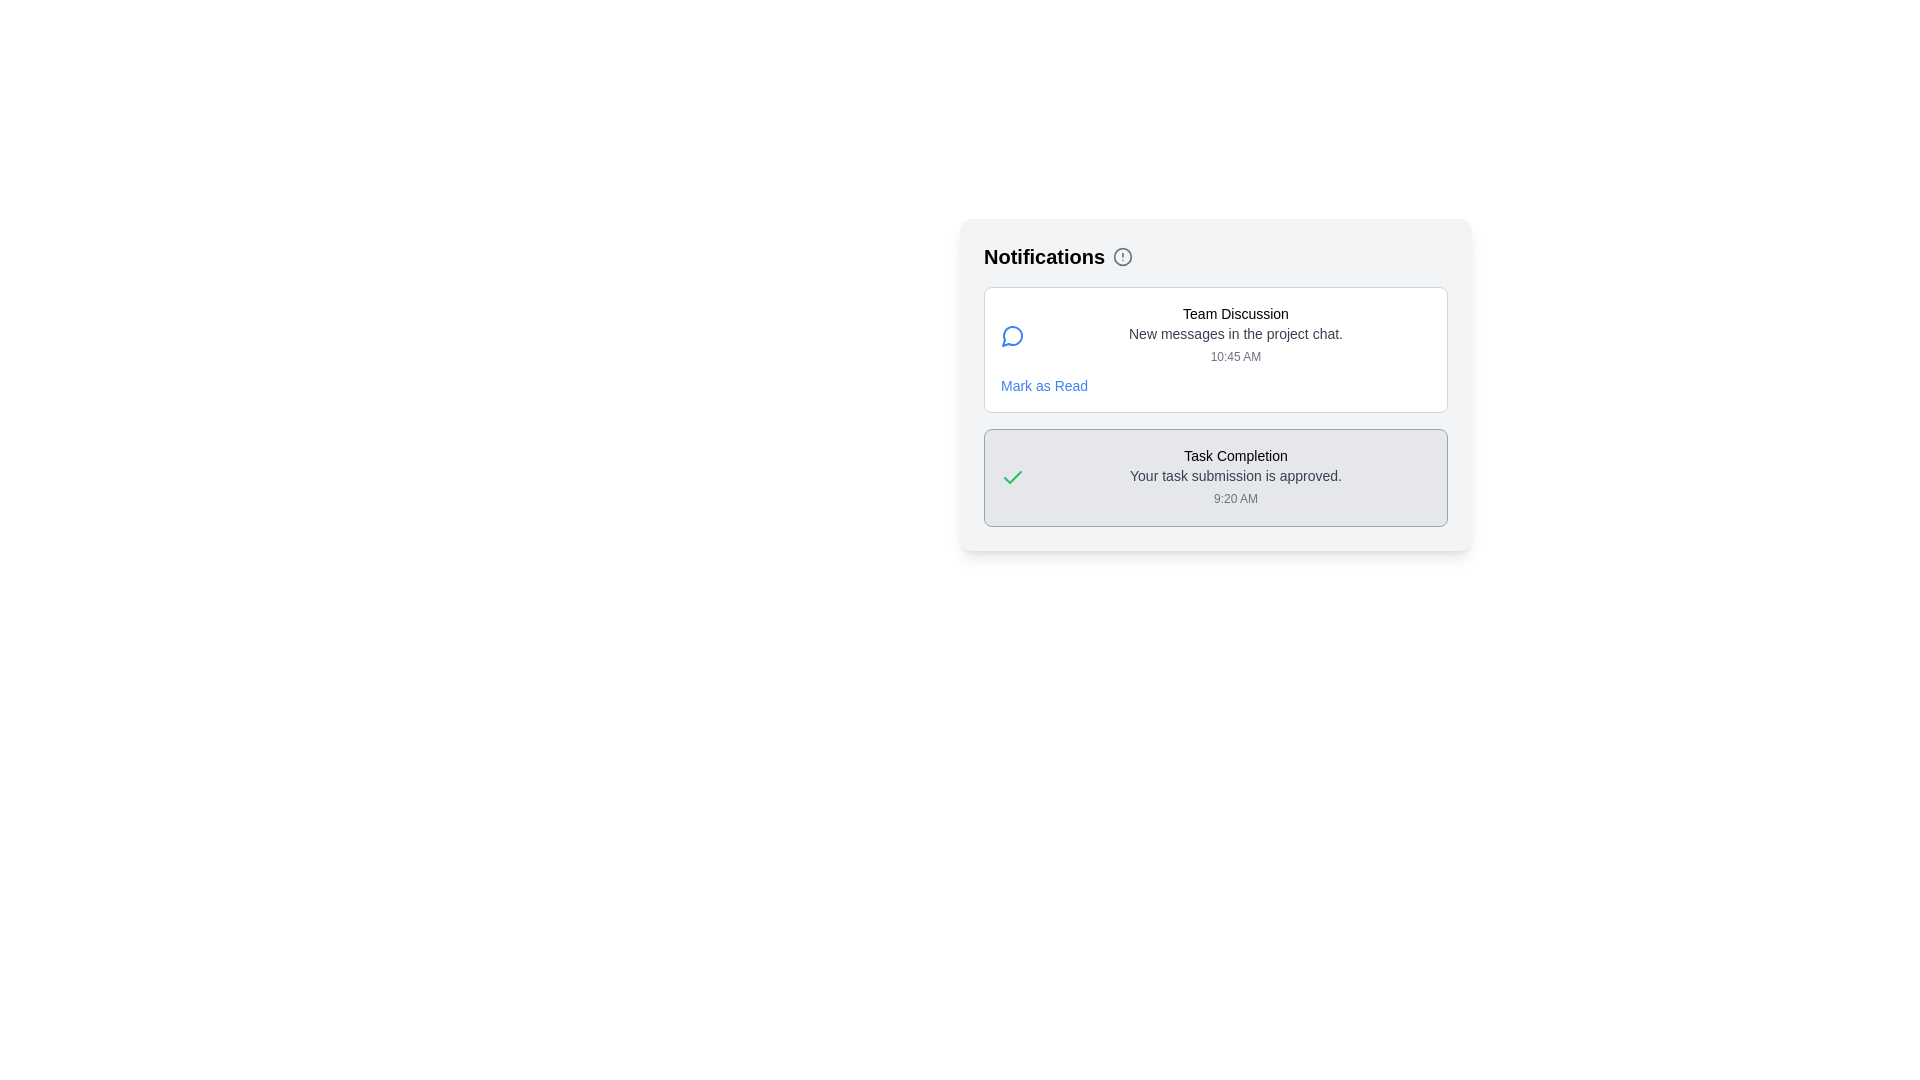  What do you see at coordinates (1214, 334) in the screenshot?
I see `the 'Team Discussion' notification item, which includes the title, subtitle, and timestamp` at bounding box center [1214, 334].